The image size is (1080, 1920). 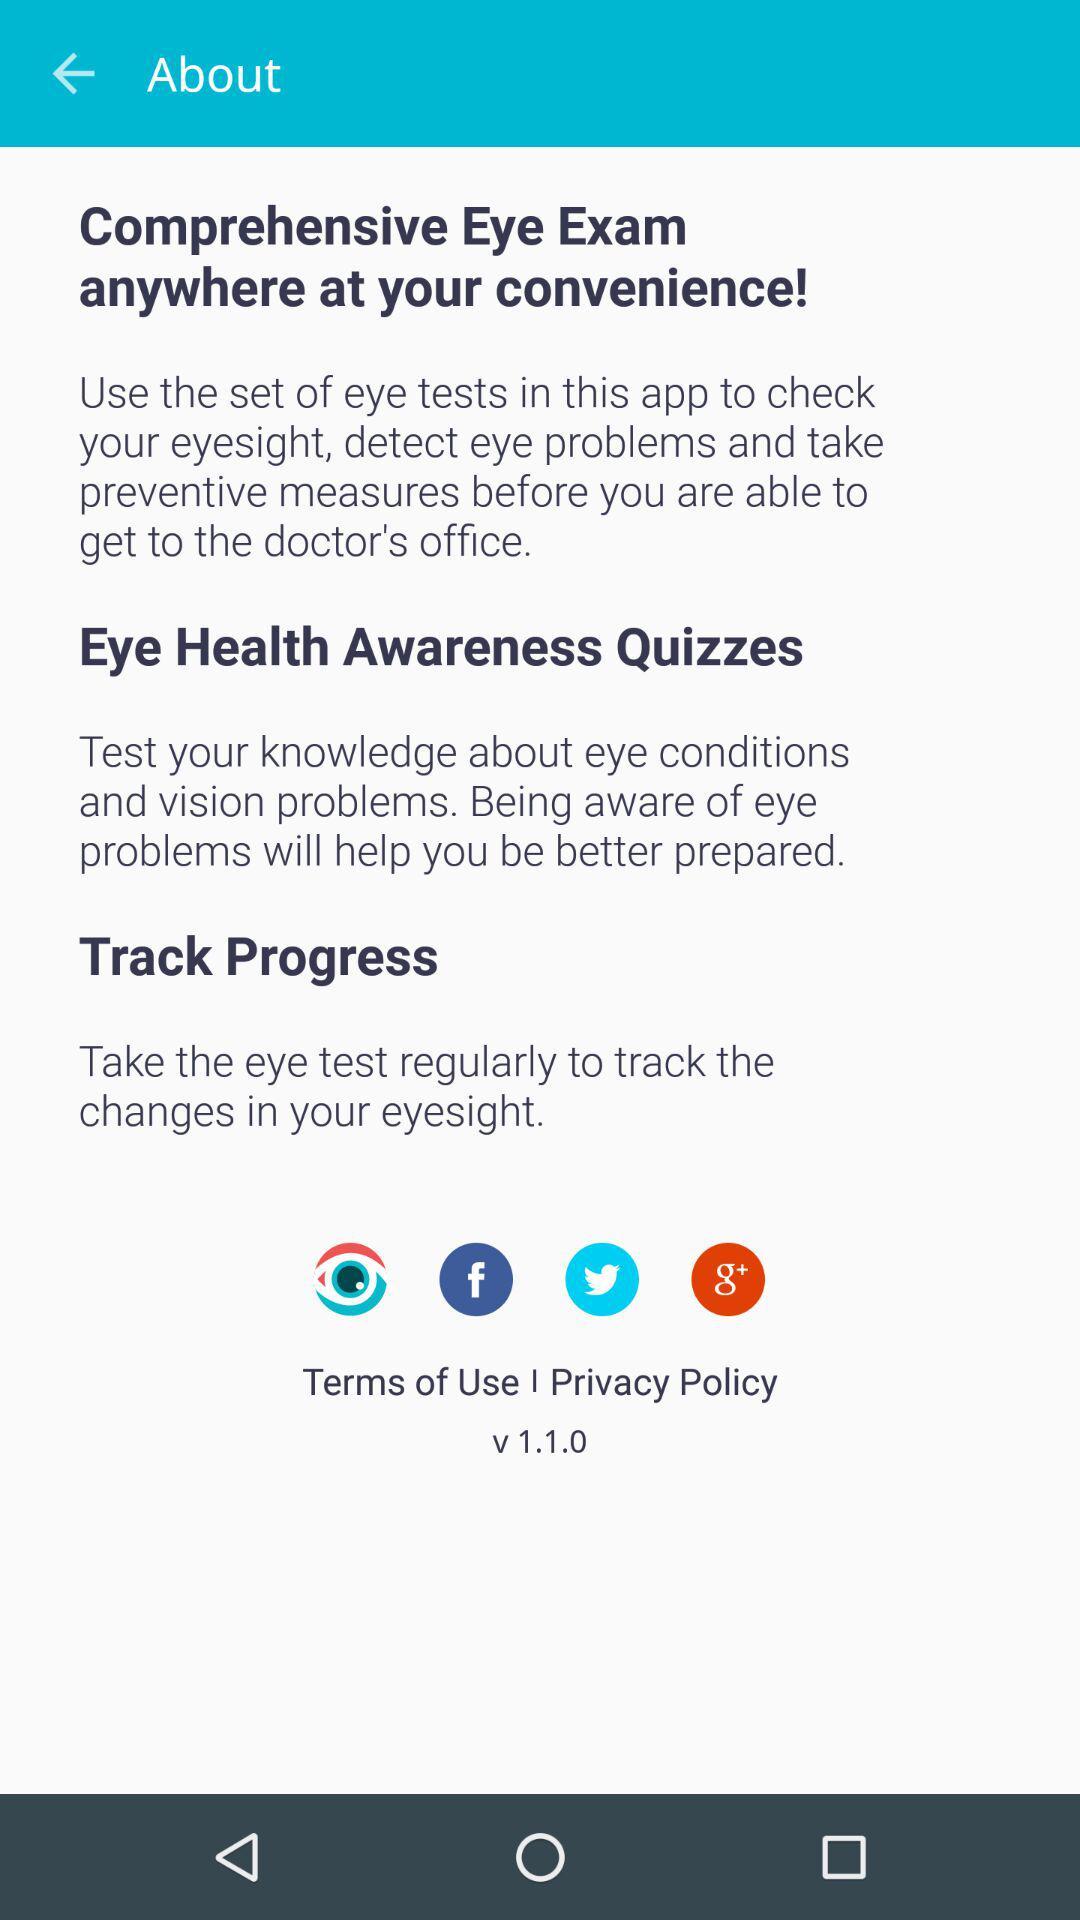 What do you see at coordinates (72, 73) in the screenshot?
I see `icon next to about` at bounding box center [72, 73].